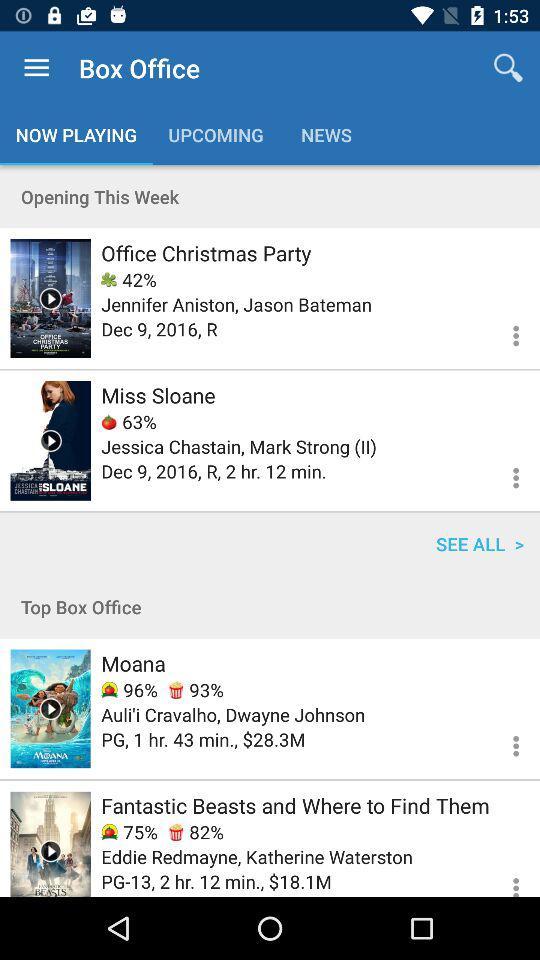 Image resolution: width=540 pixels, height=960 pixels. I want to click on options, so click(503, 877).